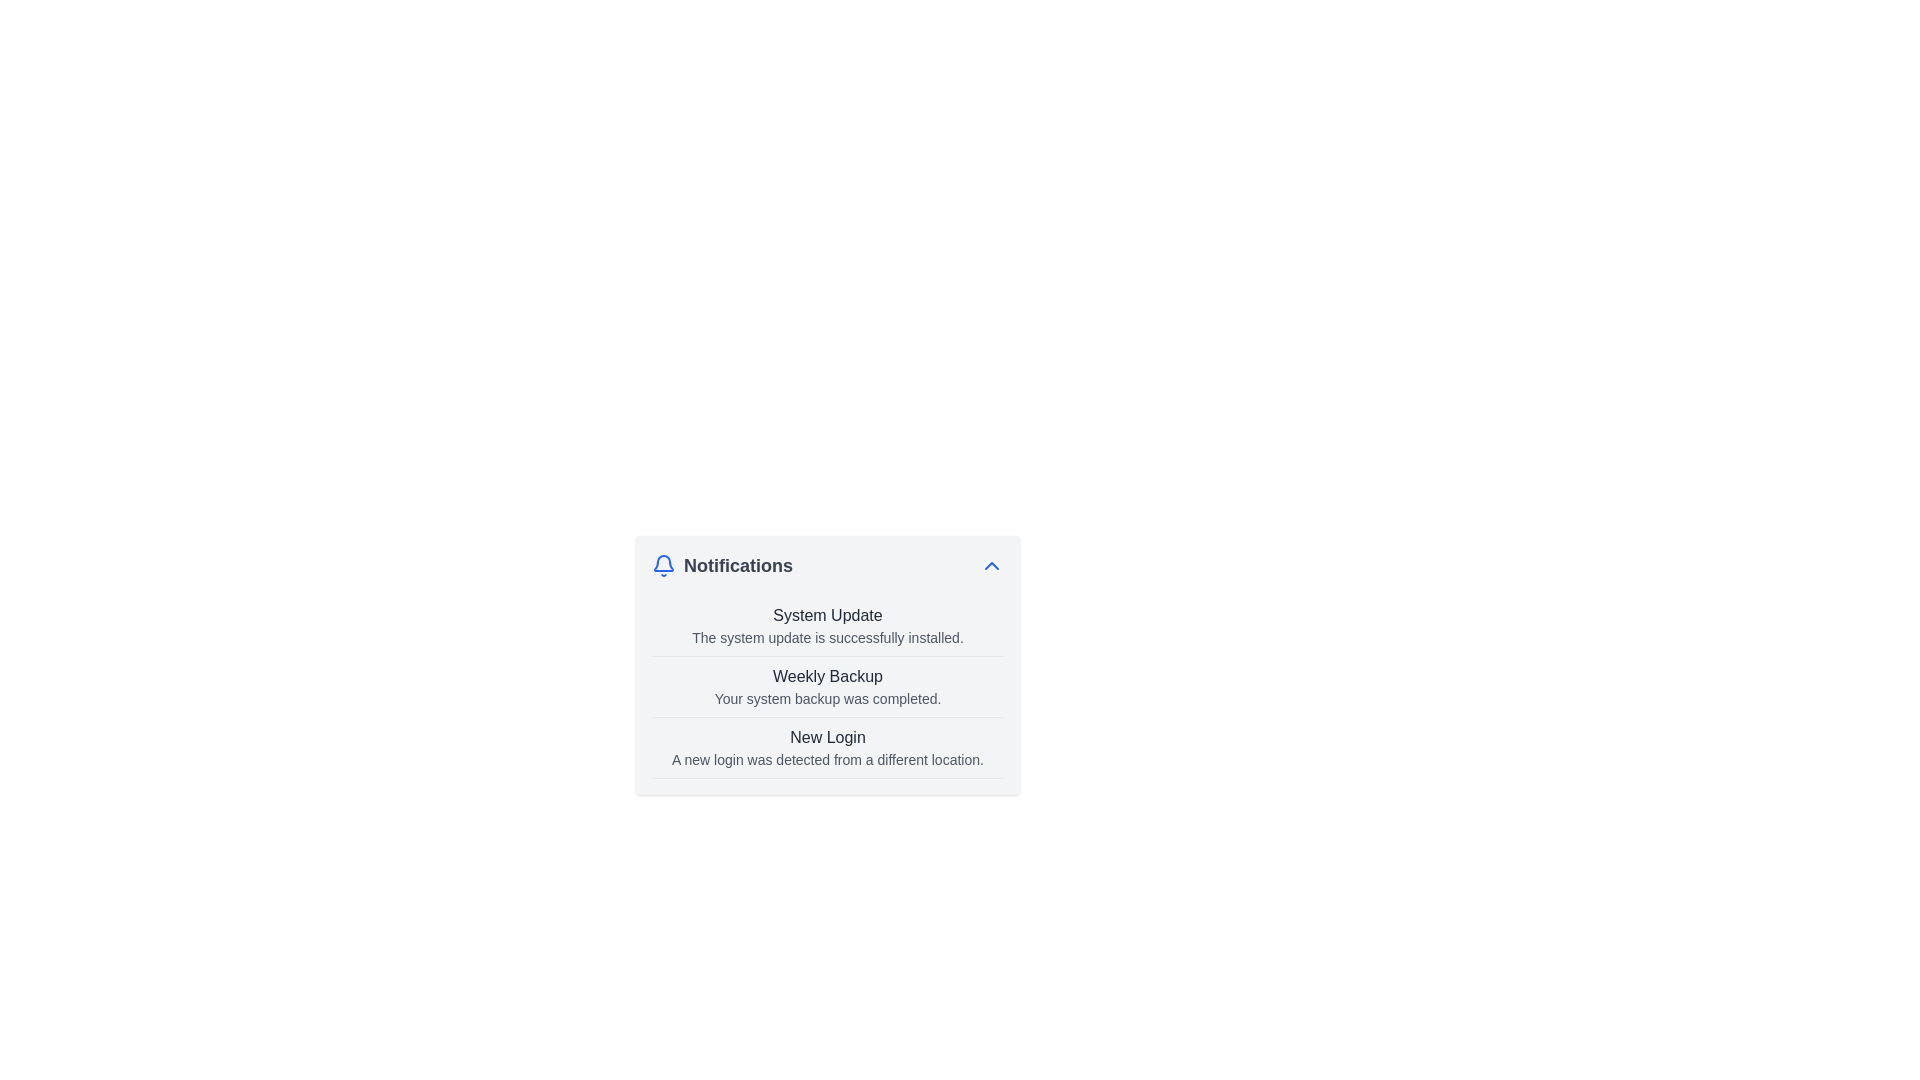 Image resolution: width=1920 pixels, height=1080 pixels. I want to click on the 'Notifications' Toggle Header with a bell icon on the left and a chevron icon on the right, so click(828, 566).